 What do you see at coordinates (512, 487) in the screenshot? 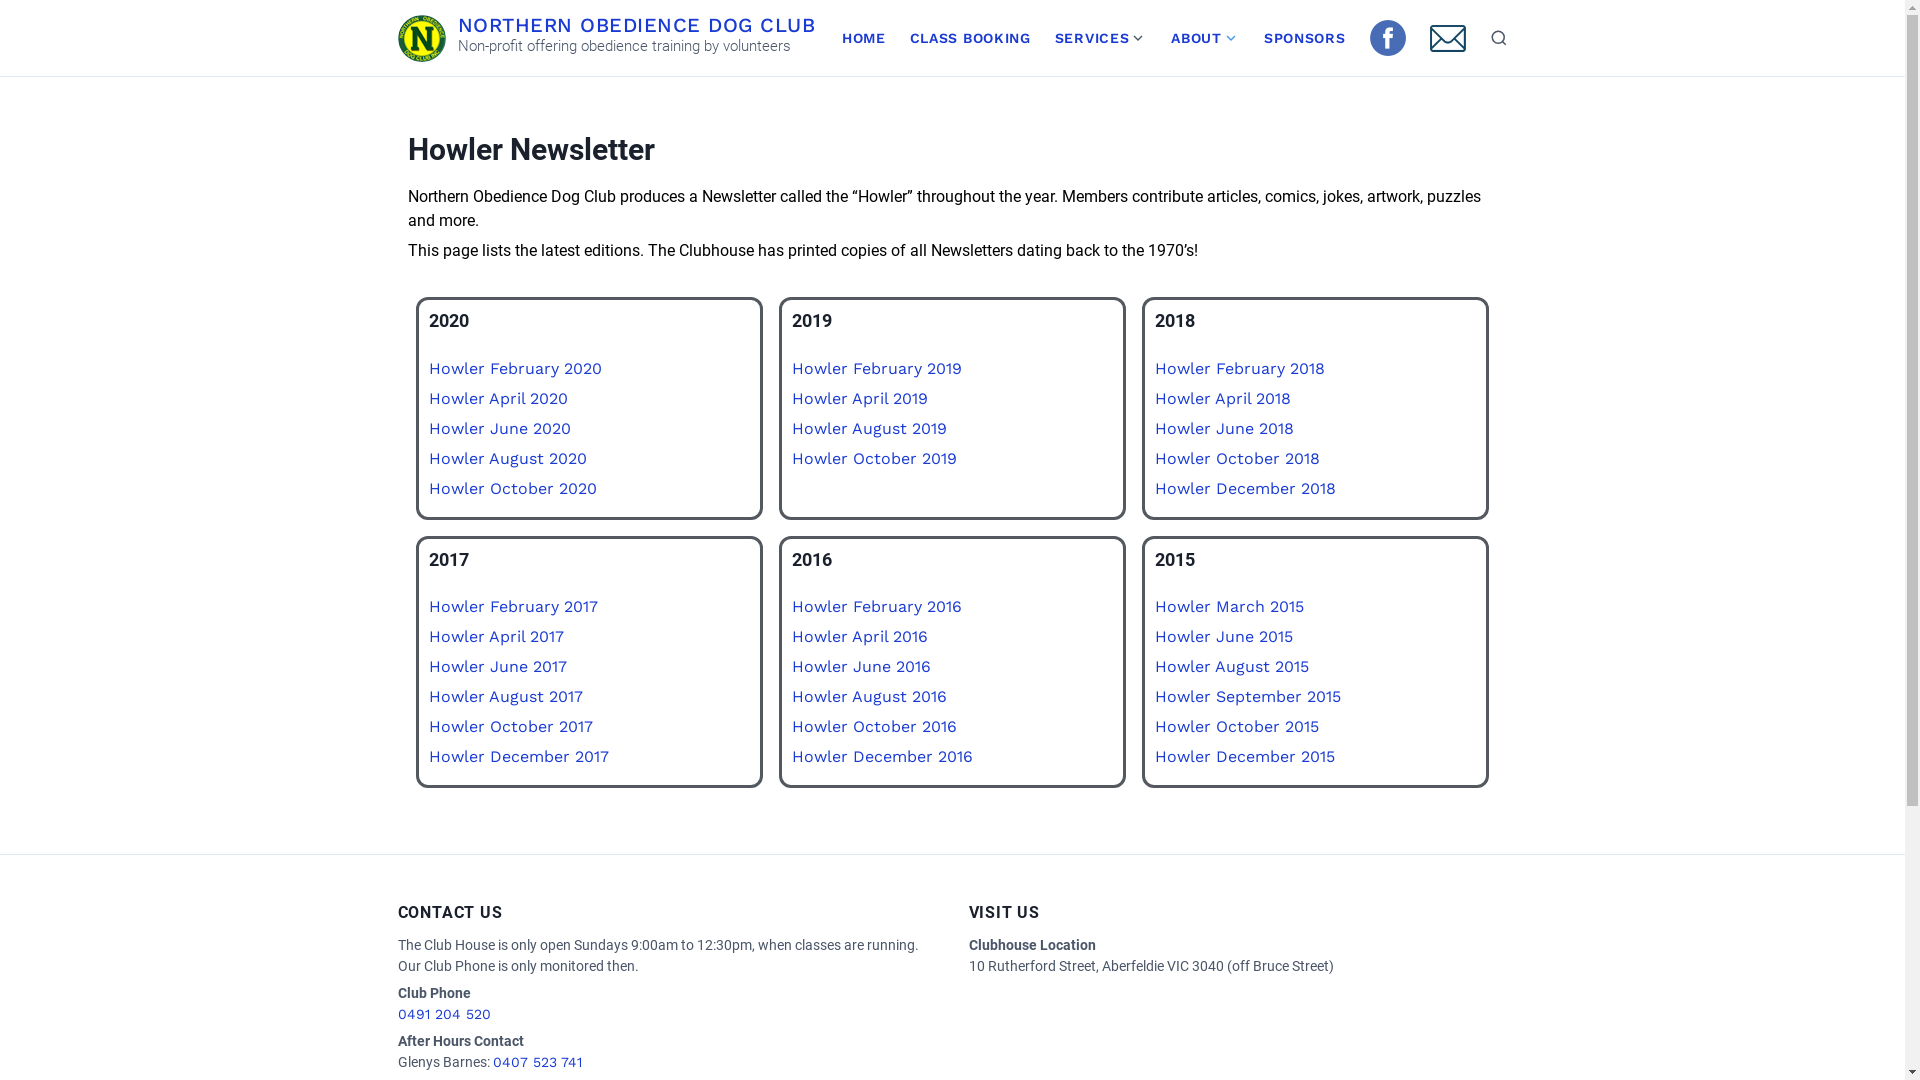
I see `'Howler October 2020'` at bounding box center [512, 487].